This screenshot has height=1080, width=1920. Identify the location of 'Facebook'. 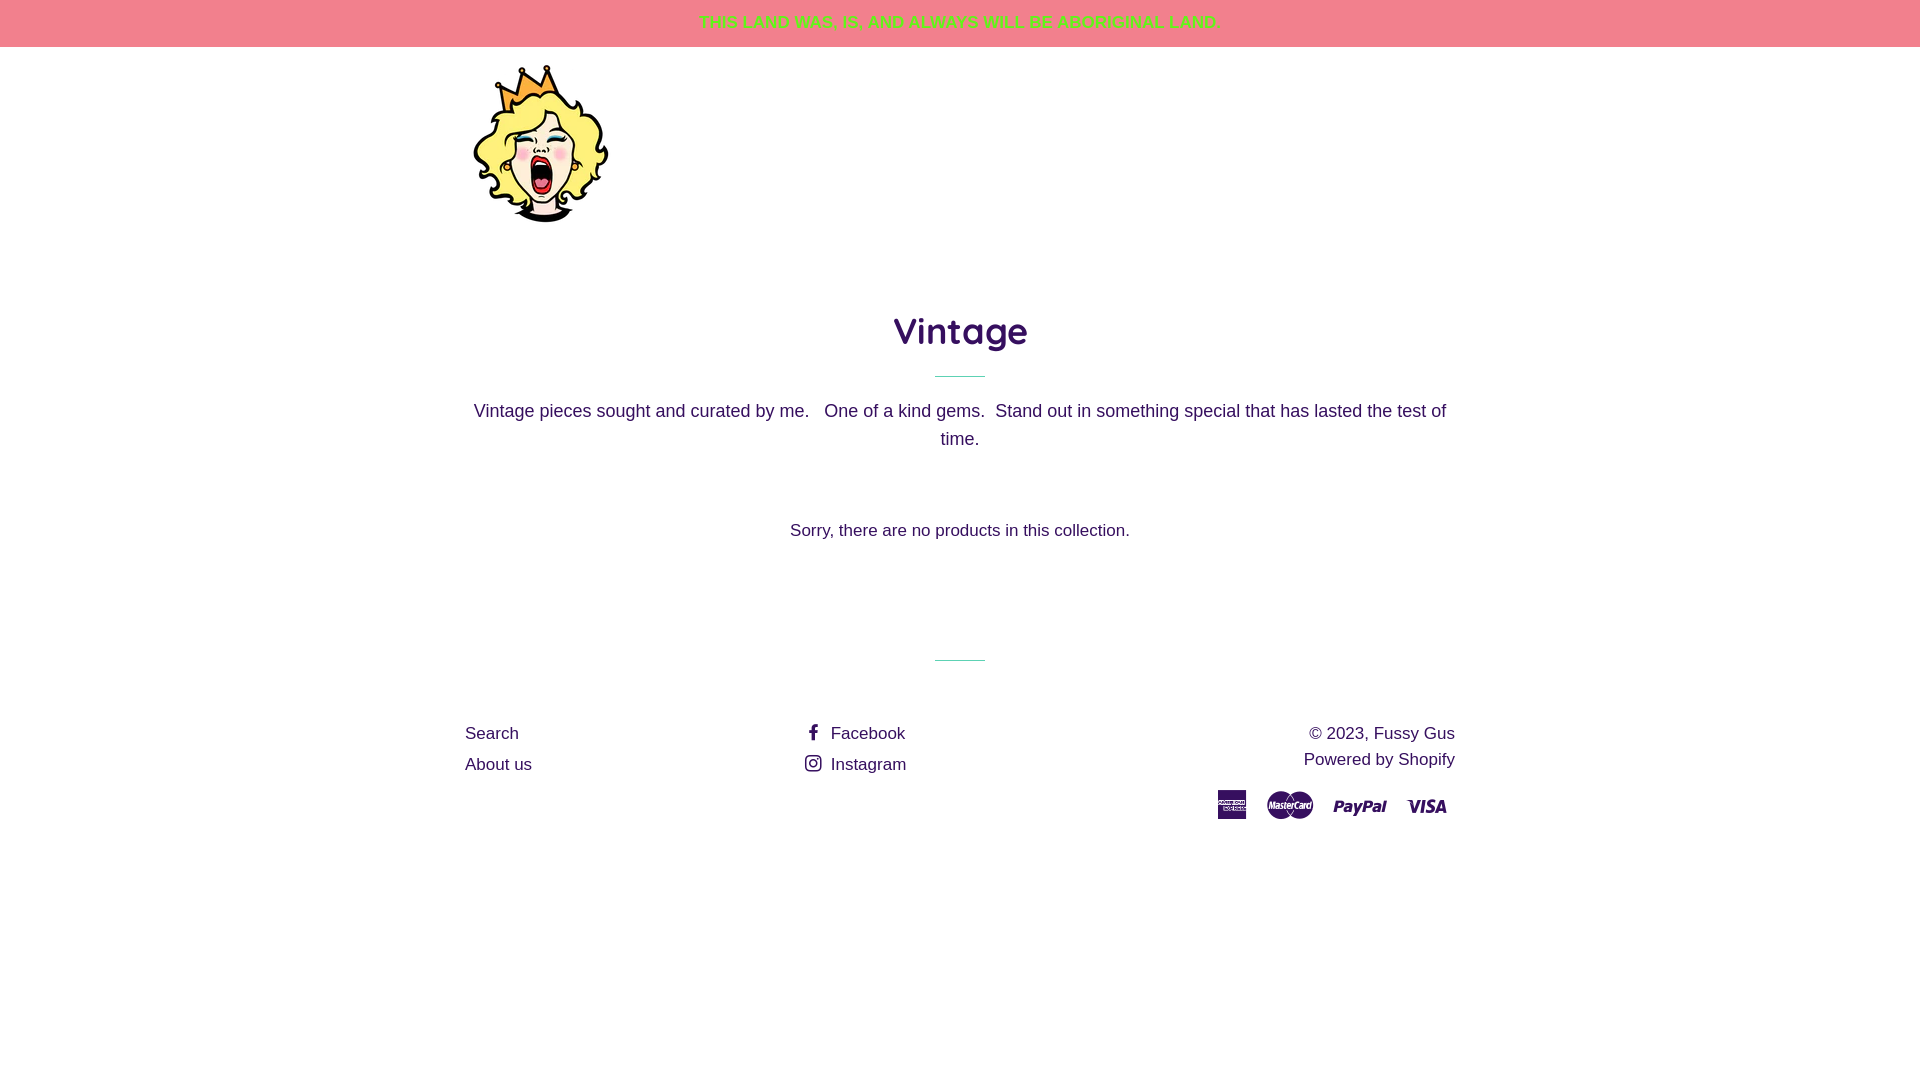
(854, 733).